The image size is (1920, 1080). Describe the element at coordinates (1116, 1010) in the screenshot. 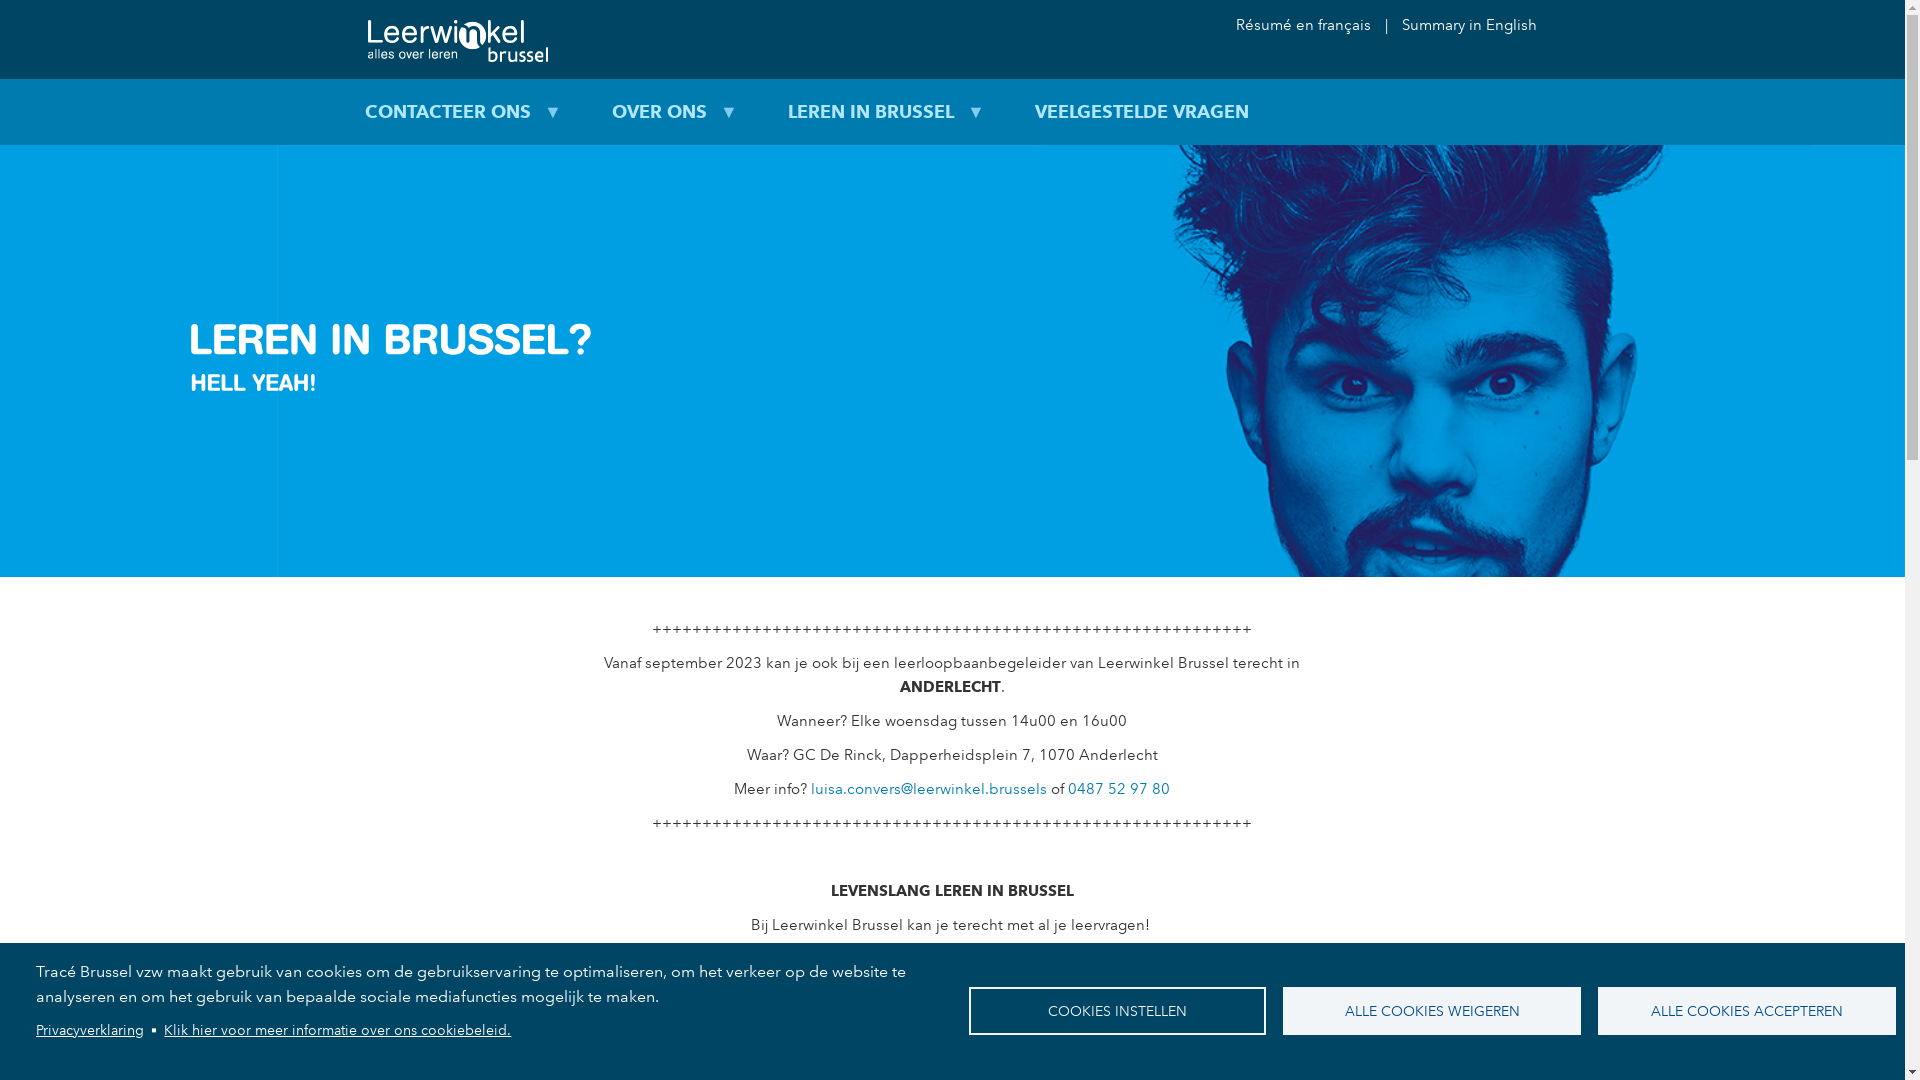

I see `'COOKIES INSTELLEN'` at that location.